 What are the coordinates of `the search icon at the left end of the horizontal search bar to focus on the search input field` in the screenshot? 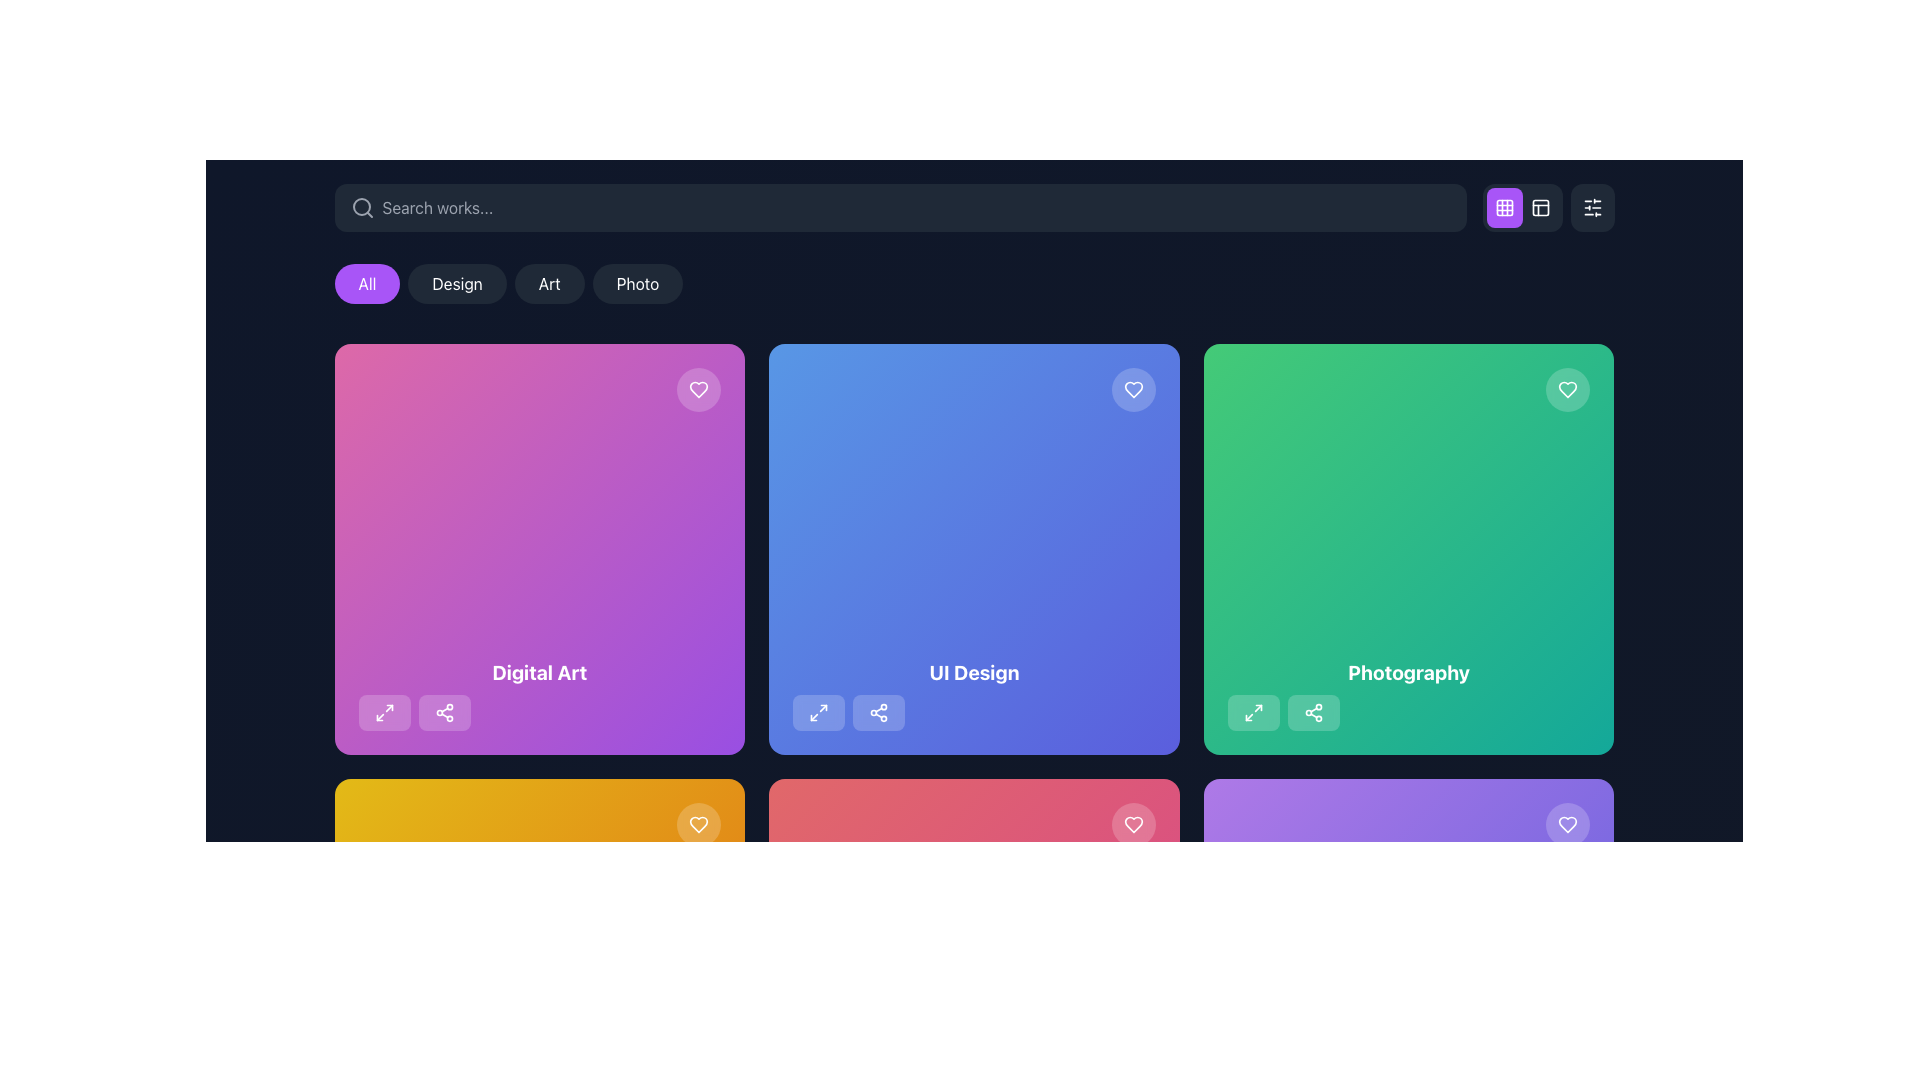 It's located at (362, 208).